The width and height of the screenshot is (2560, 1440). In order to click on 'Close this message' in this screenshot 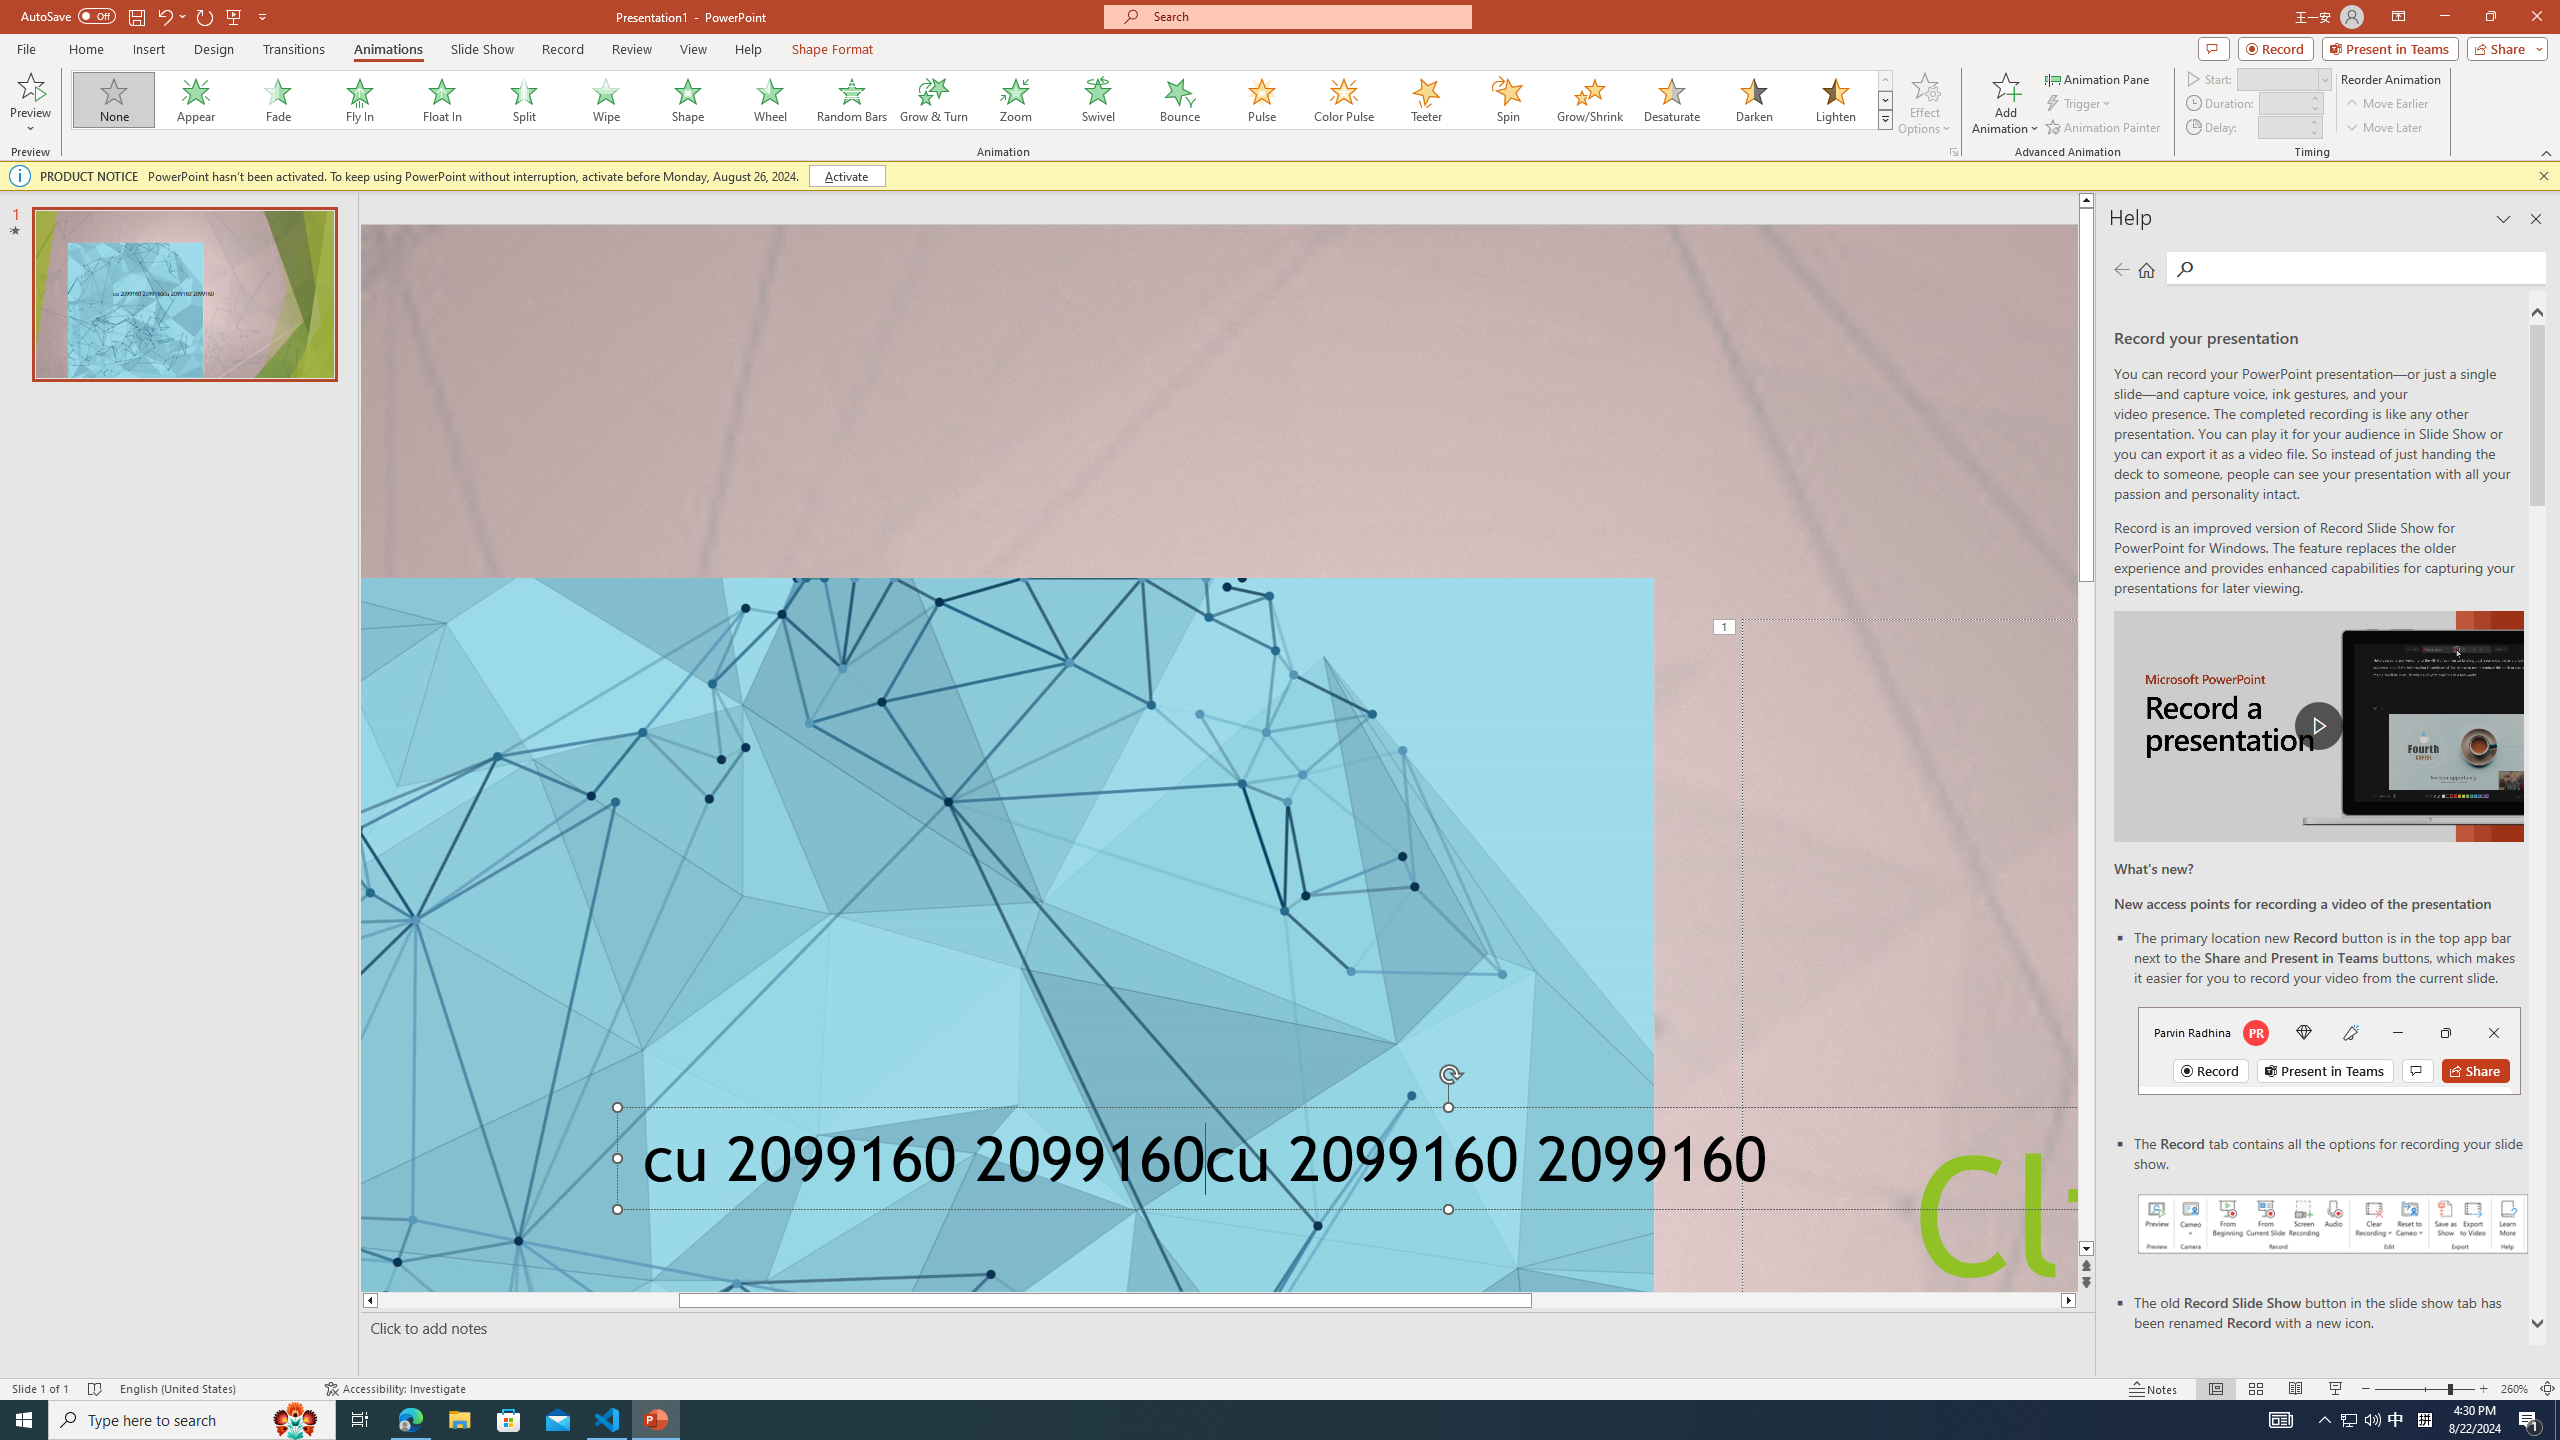, I will do `click(2543, 175)`.